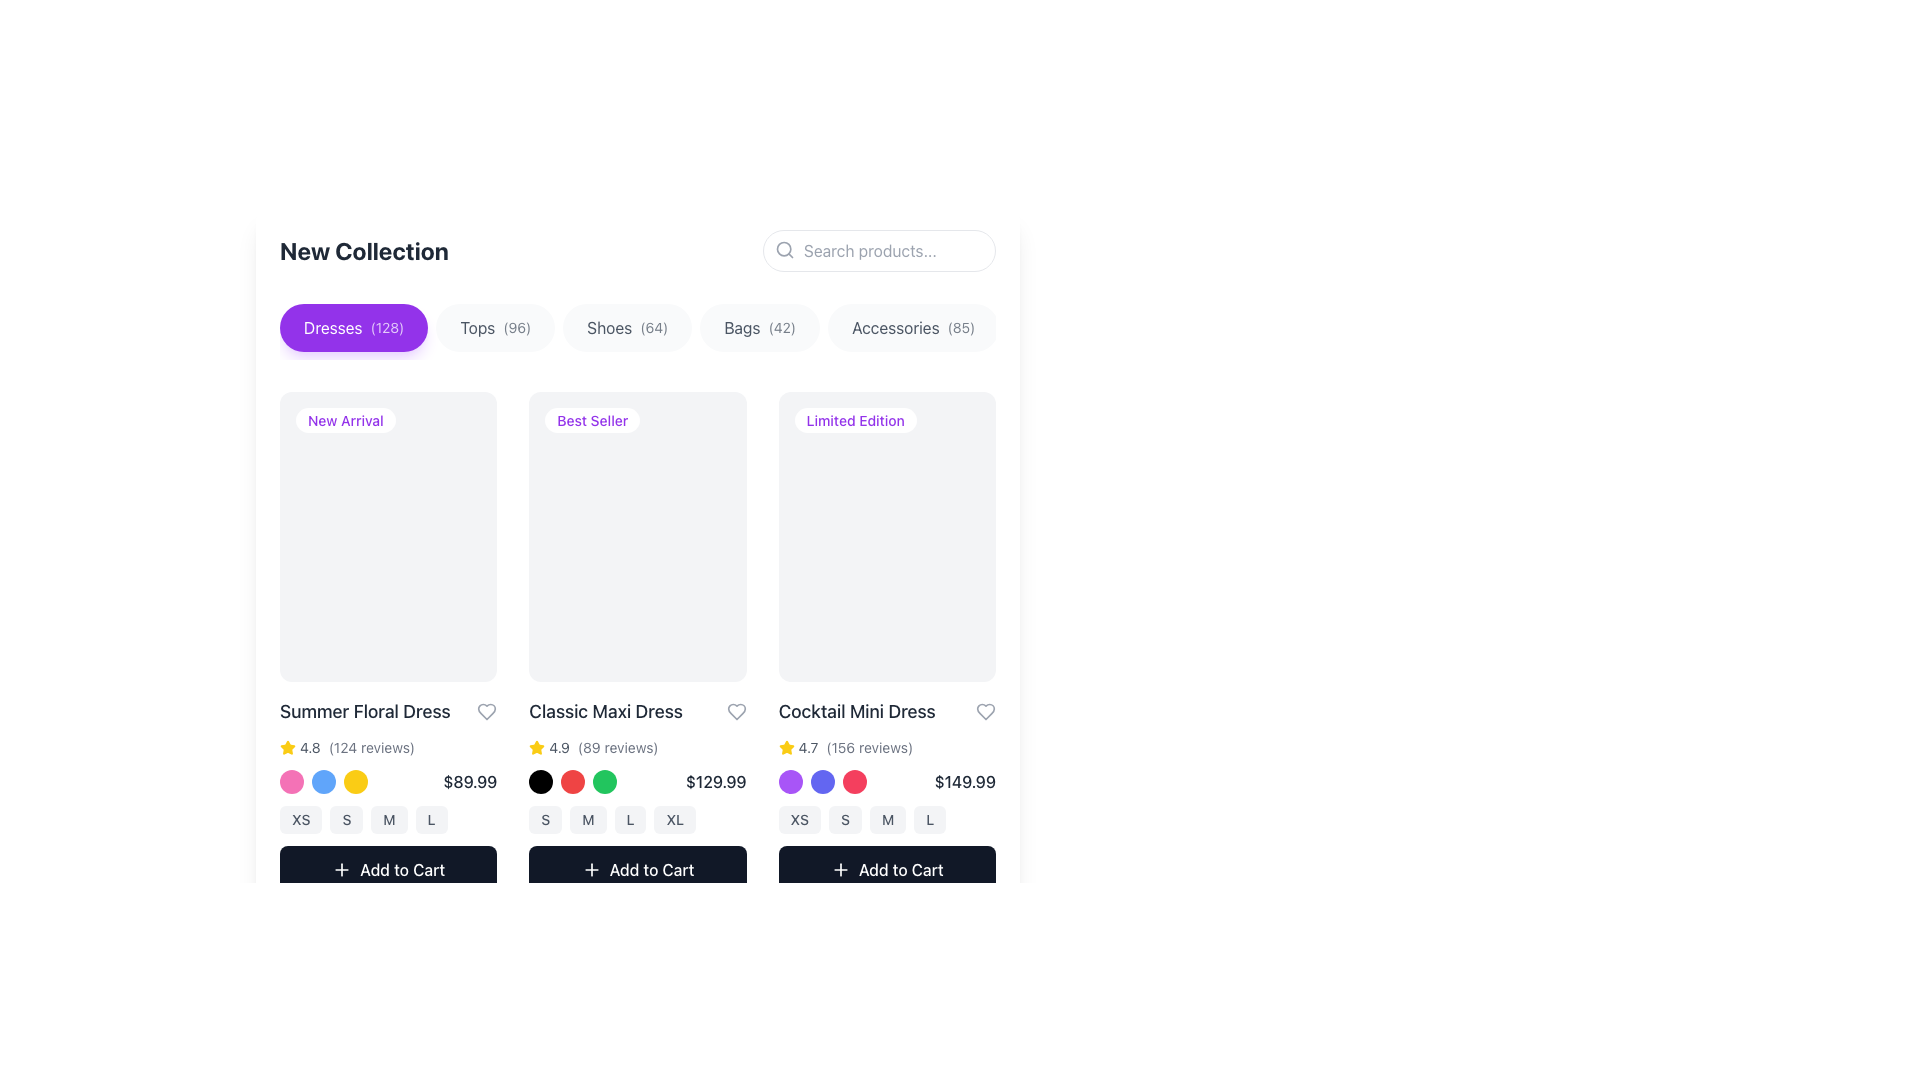 The width and height of the screenshot is (1920, 1080). I want to click on the 'Dresses' text label within the purple oval button to highlight the text, so click(333, 326).